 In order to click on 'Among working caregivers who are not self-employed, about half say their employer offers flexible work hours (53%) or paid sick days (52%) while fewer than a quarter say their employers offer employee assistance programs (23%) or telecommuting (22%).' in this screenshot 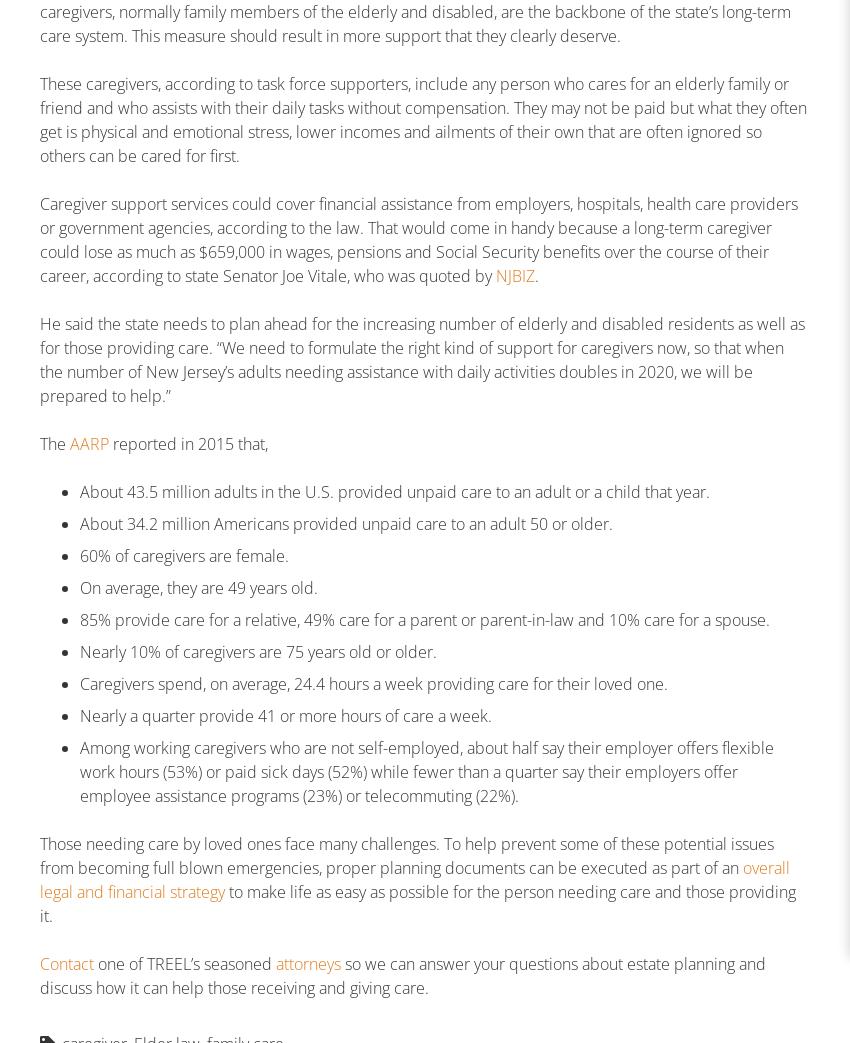, I will do `click(426, 771)`.